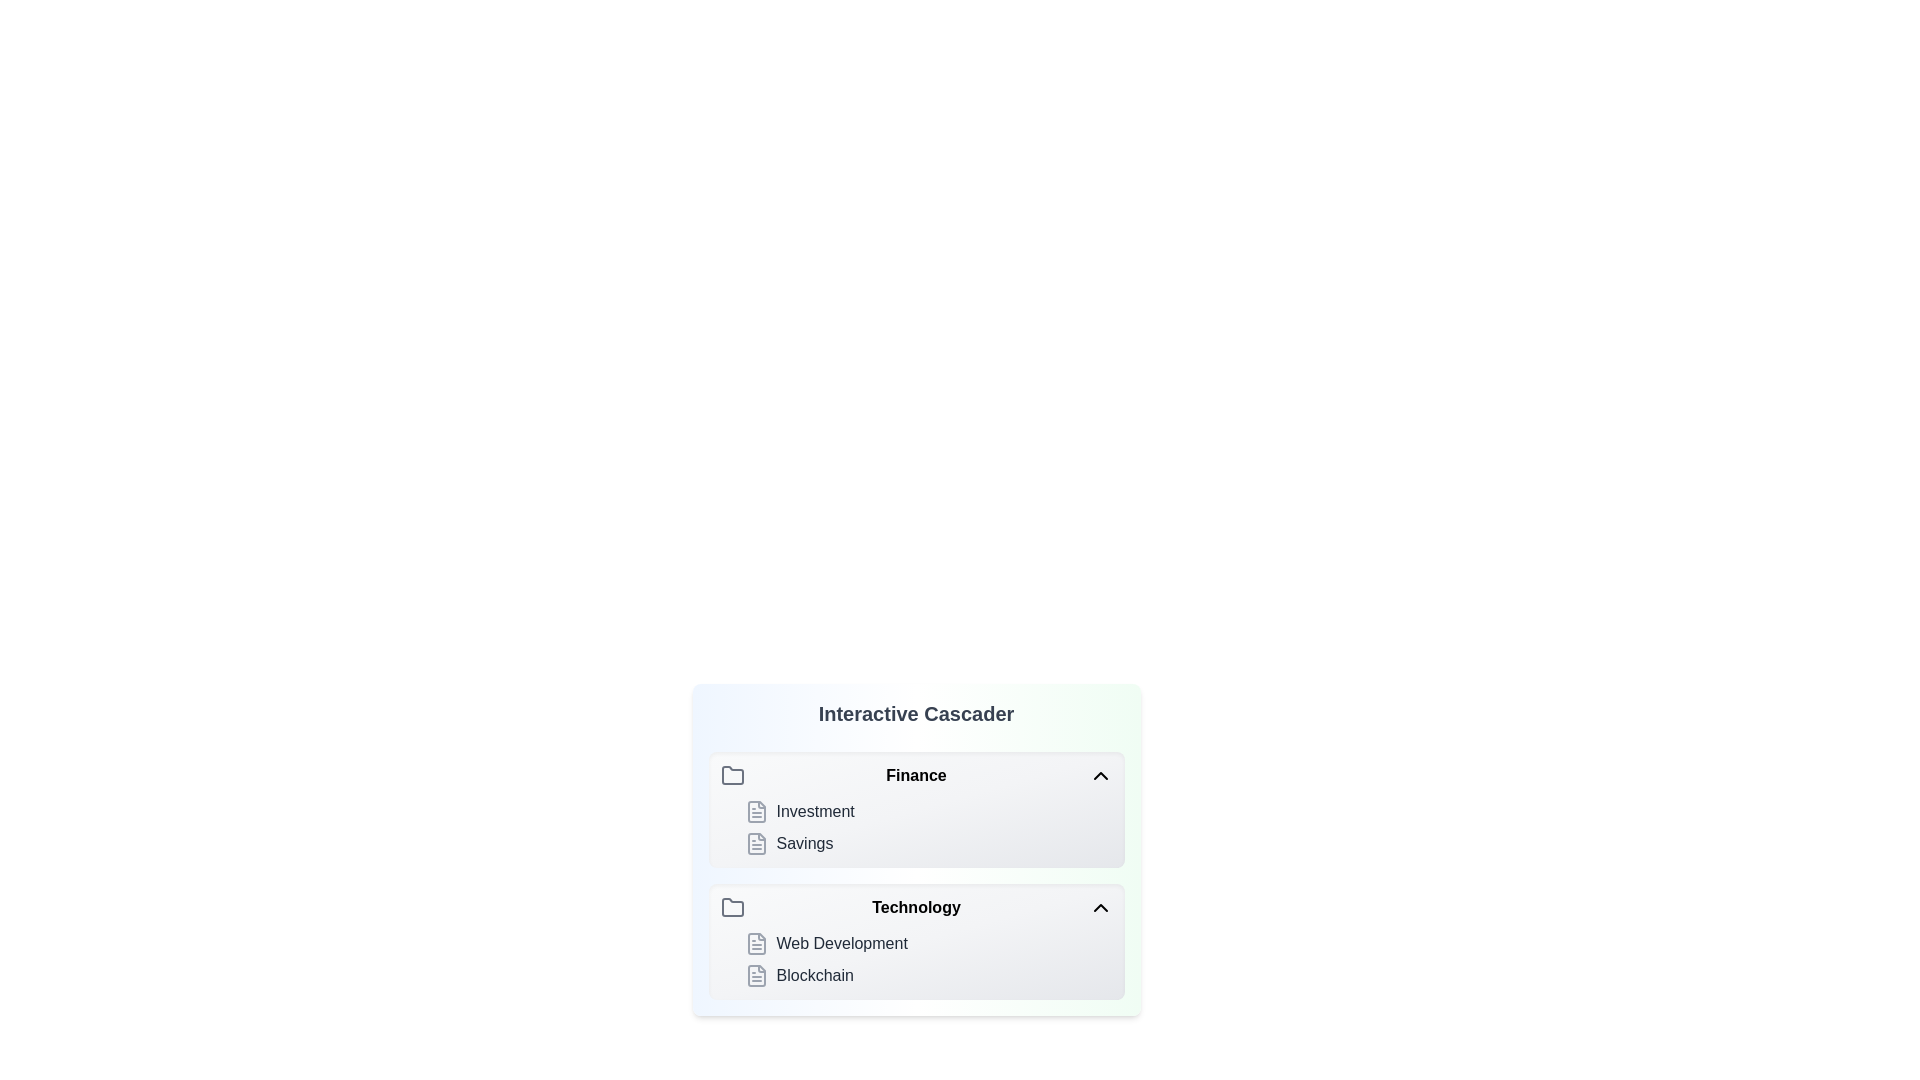 This screenshot has width=1920, height=1080. What do you see at coordinates (927, 944) in the screenshot?
I see `the first selectable option in the 'Technology' section, labeled 'Web Development'` at bounding box center [927, 944].